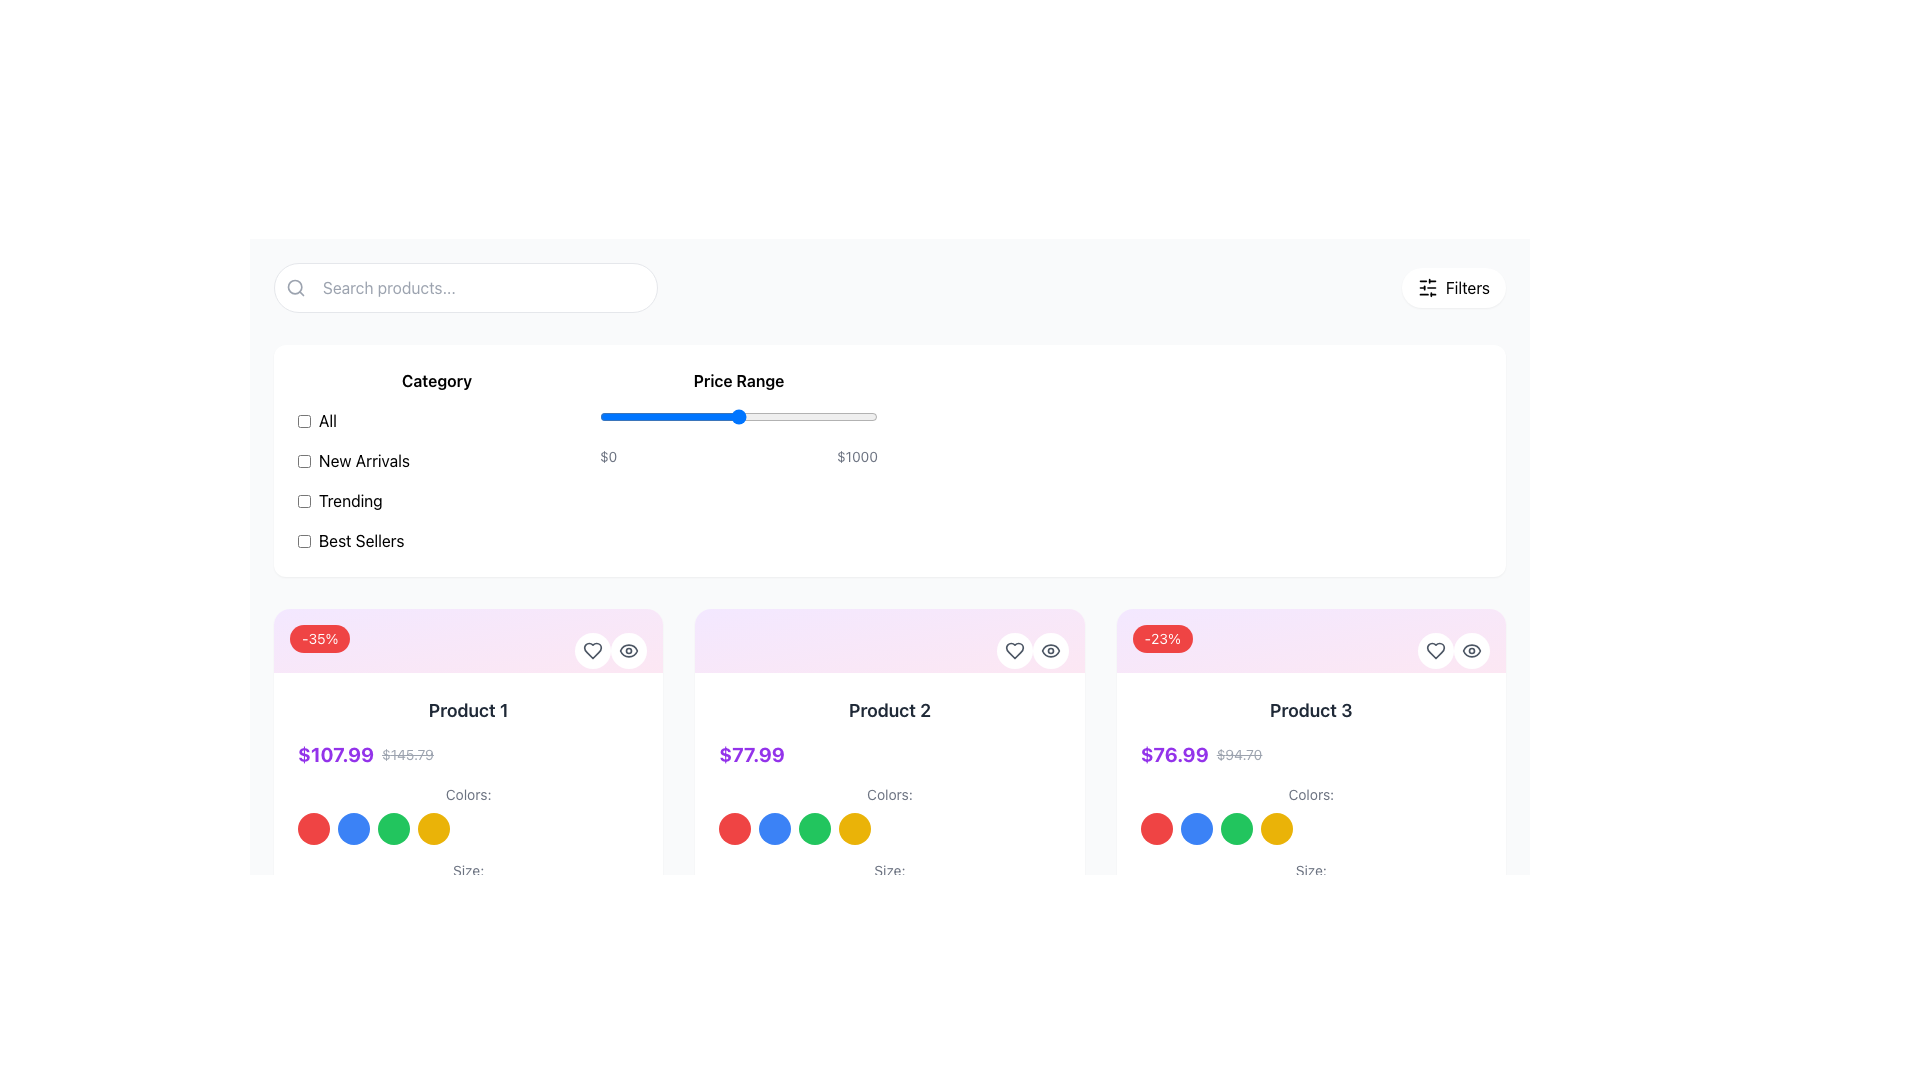 This screenshot has width=1920, height=1080. I want to click on the selectable color option, which is a circular UI component with a green background, the third circle in a row of four located under 'Colors:' in the first product card on the left, so click(393, 829).